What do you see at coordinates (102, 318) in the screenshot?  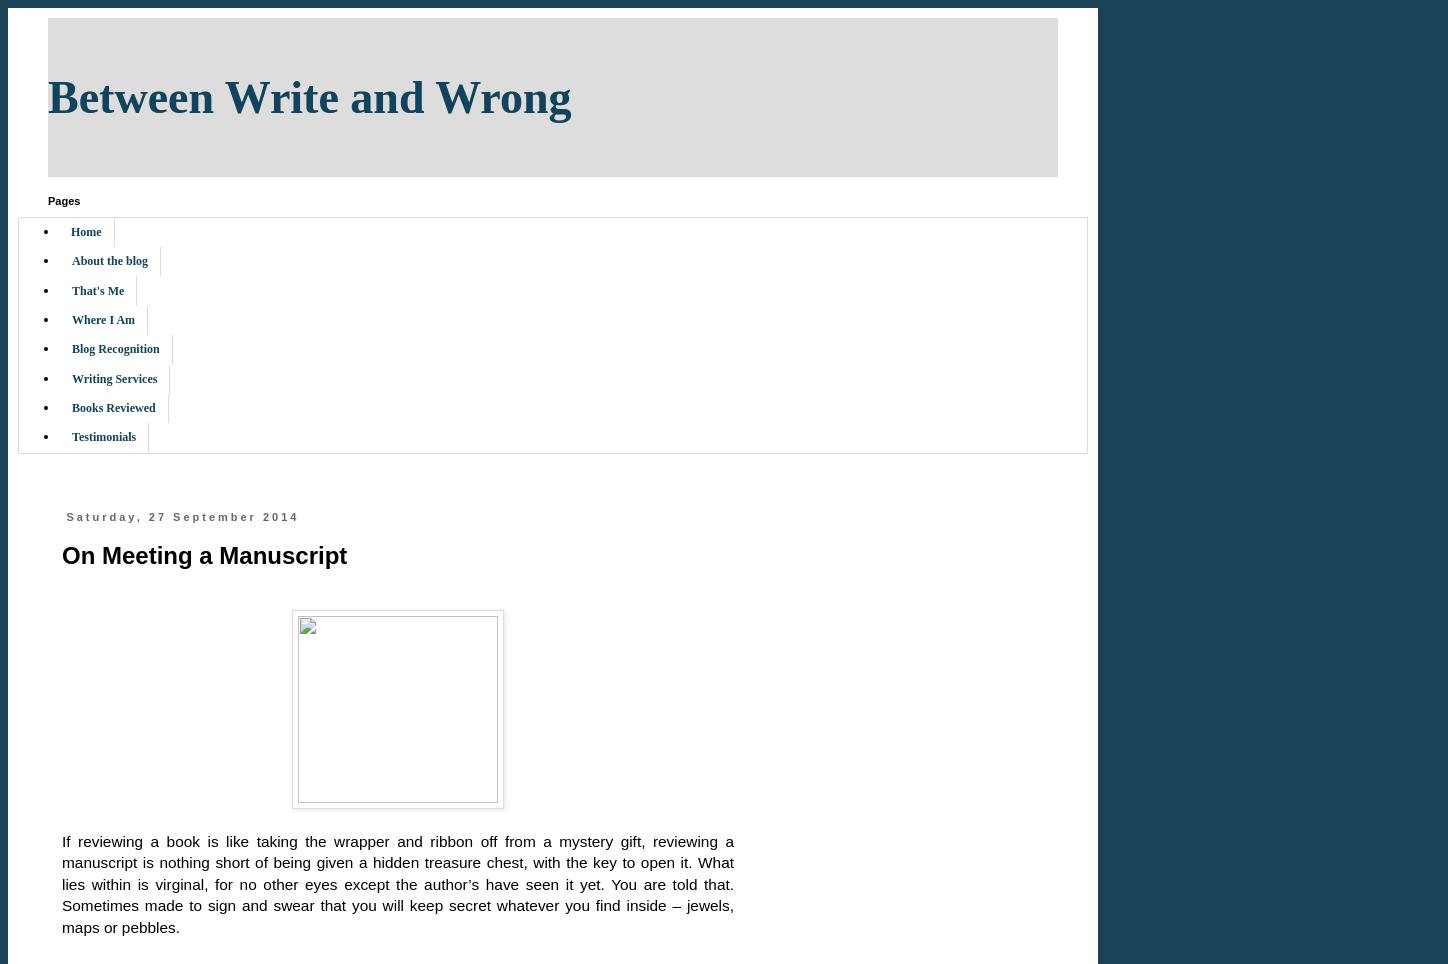 I see `'Where I Am'` at bounding box center [102, 318].